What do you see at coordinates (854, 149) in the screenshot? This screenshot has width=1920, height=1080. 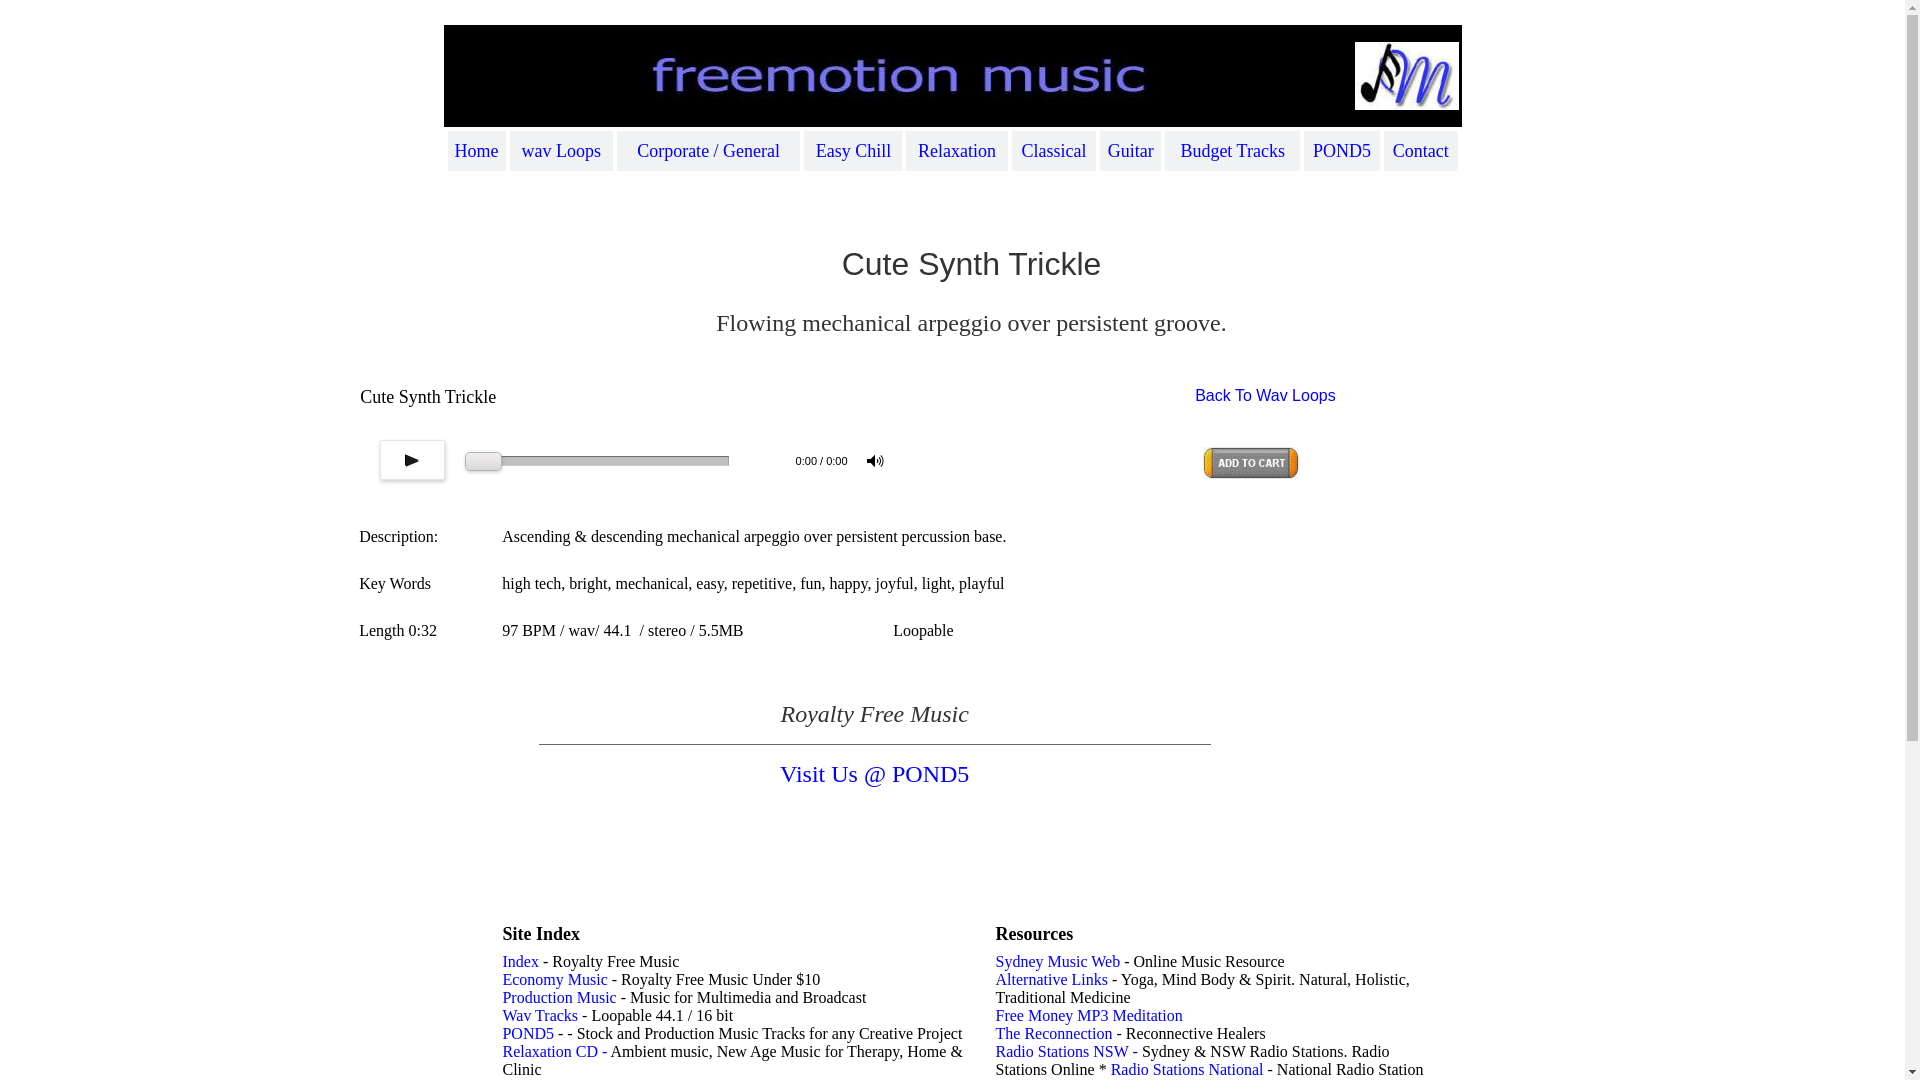 I see `'Easy Chill'` at bounding box center [854, 149].